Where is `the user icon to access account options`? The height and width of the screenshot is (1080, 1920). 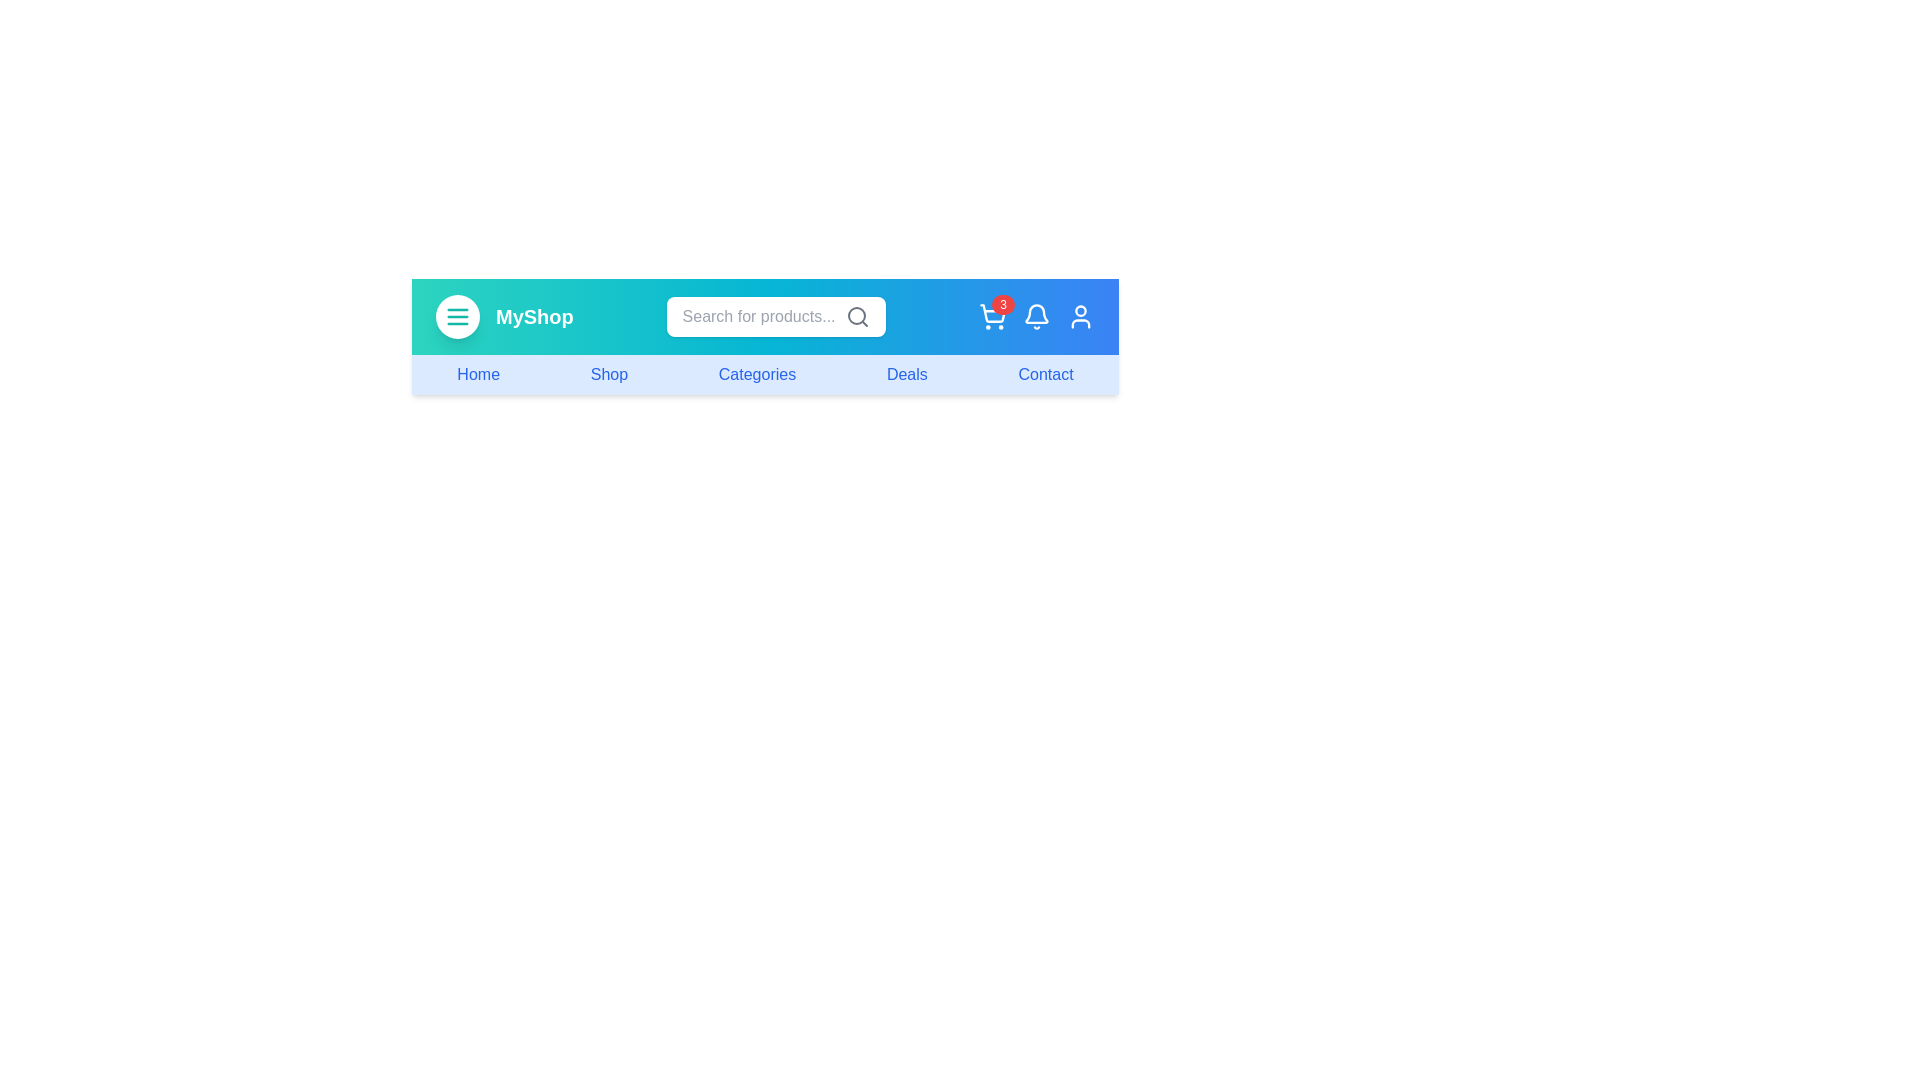
the user icon to access account options is located at coordinates (1079, 315).